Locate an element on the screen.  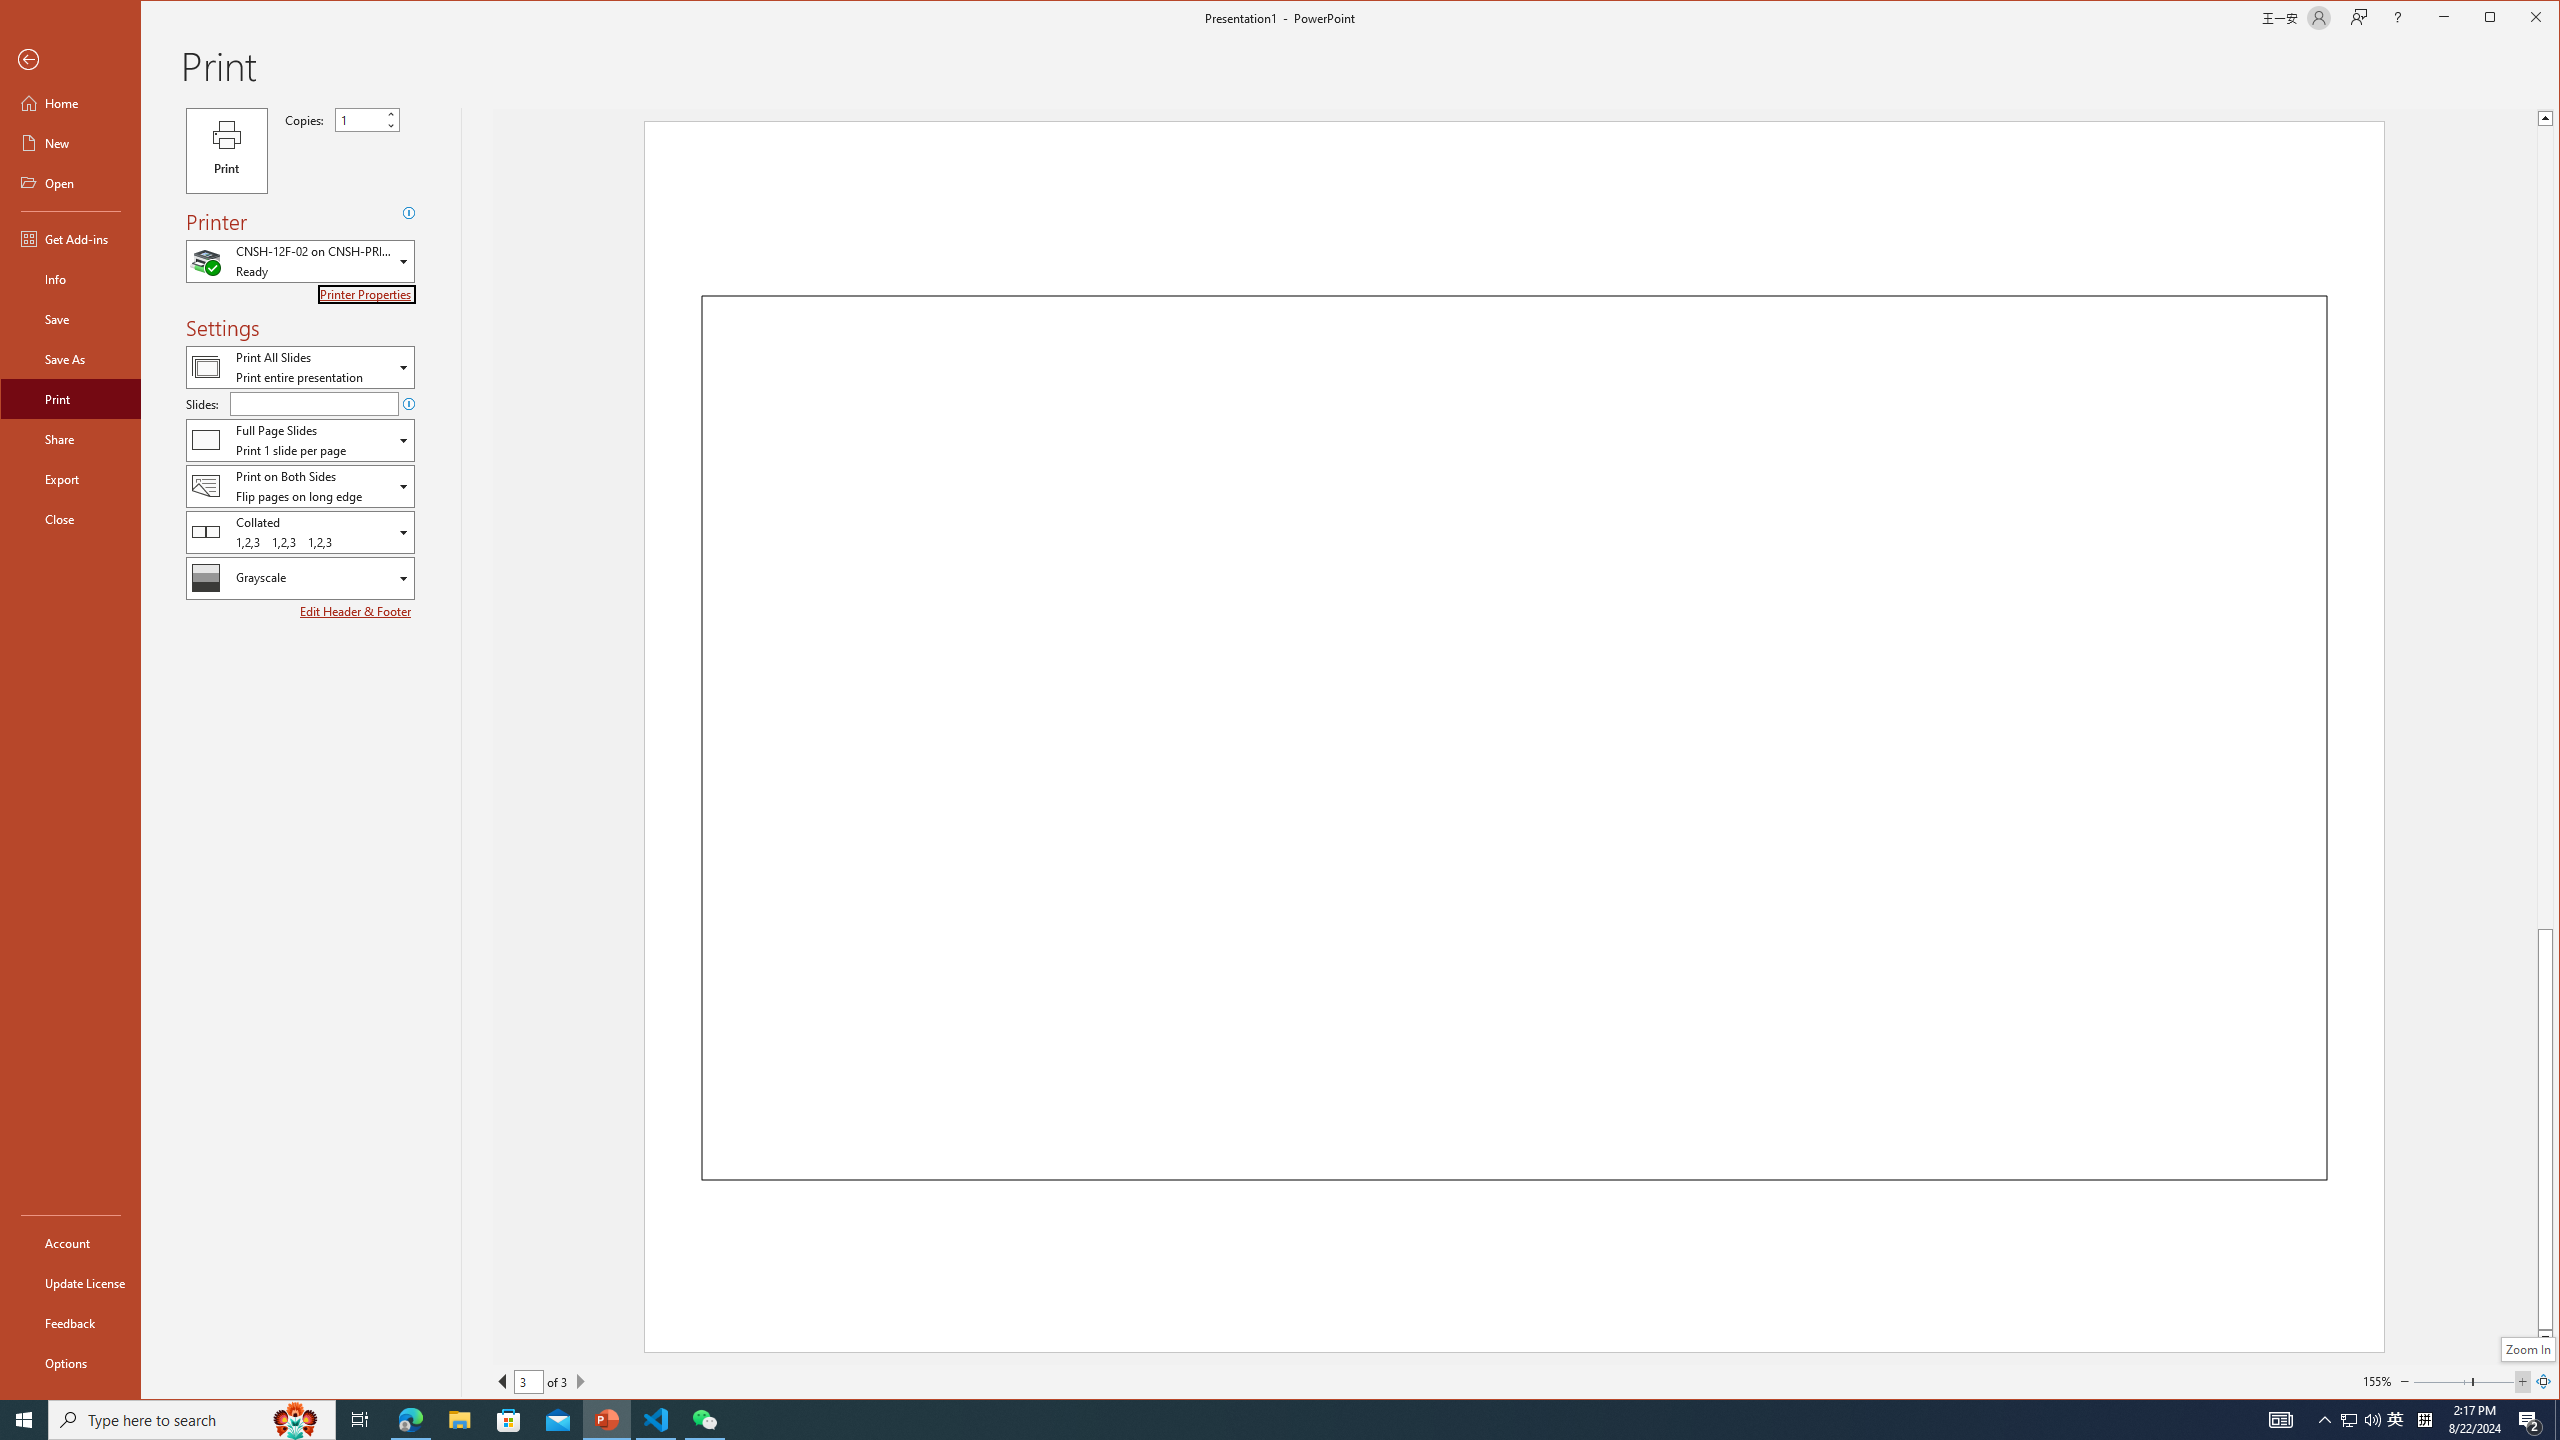
'Class: NetUIScrollBar' is located at coordinates (2544, 727).